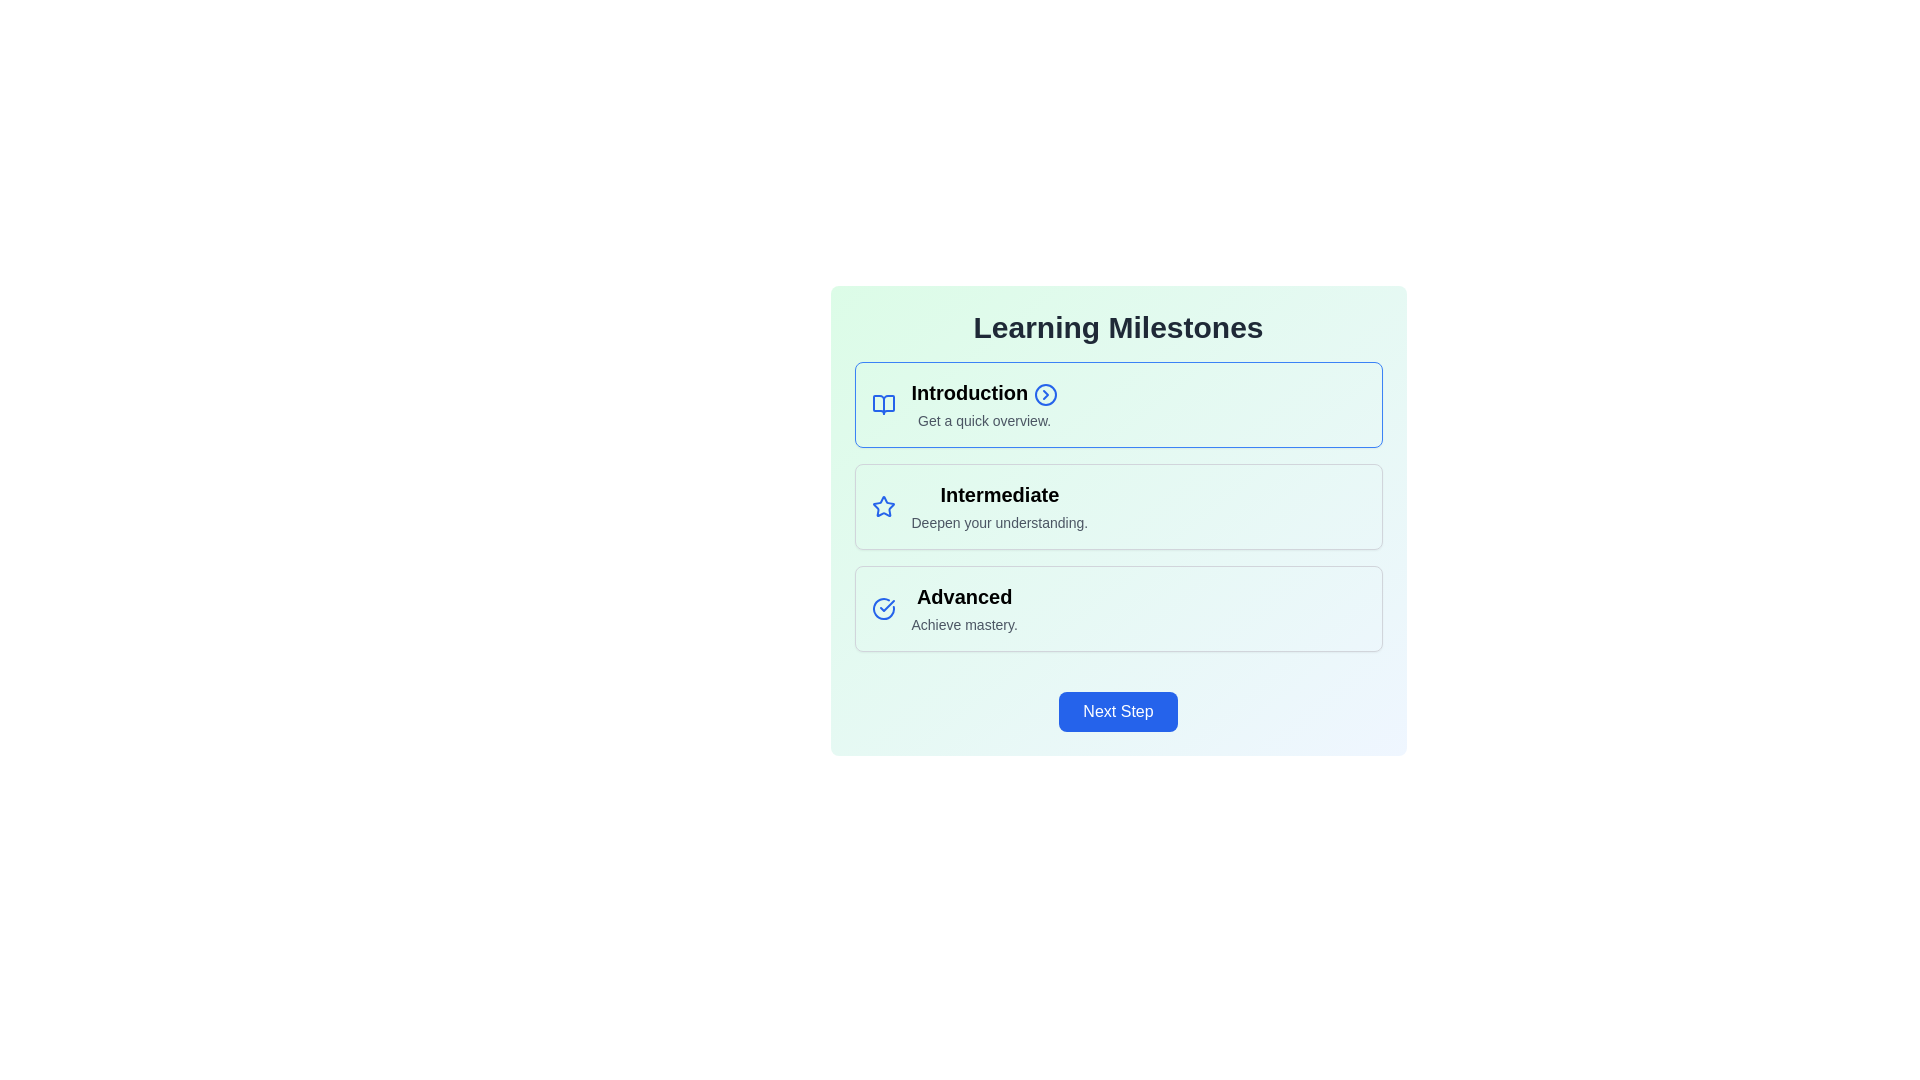 The width and height of the screenshot is (1920, 1080). I want to click on the 'Advanced' label, so click(964, 596).